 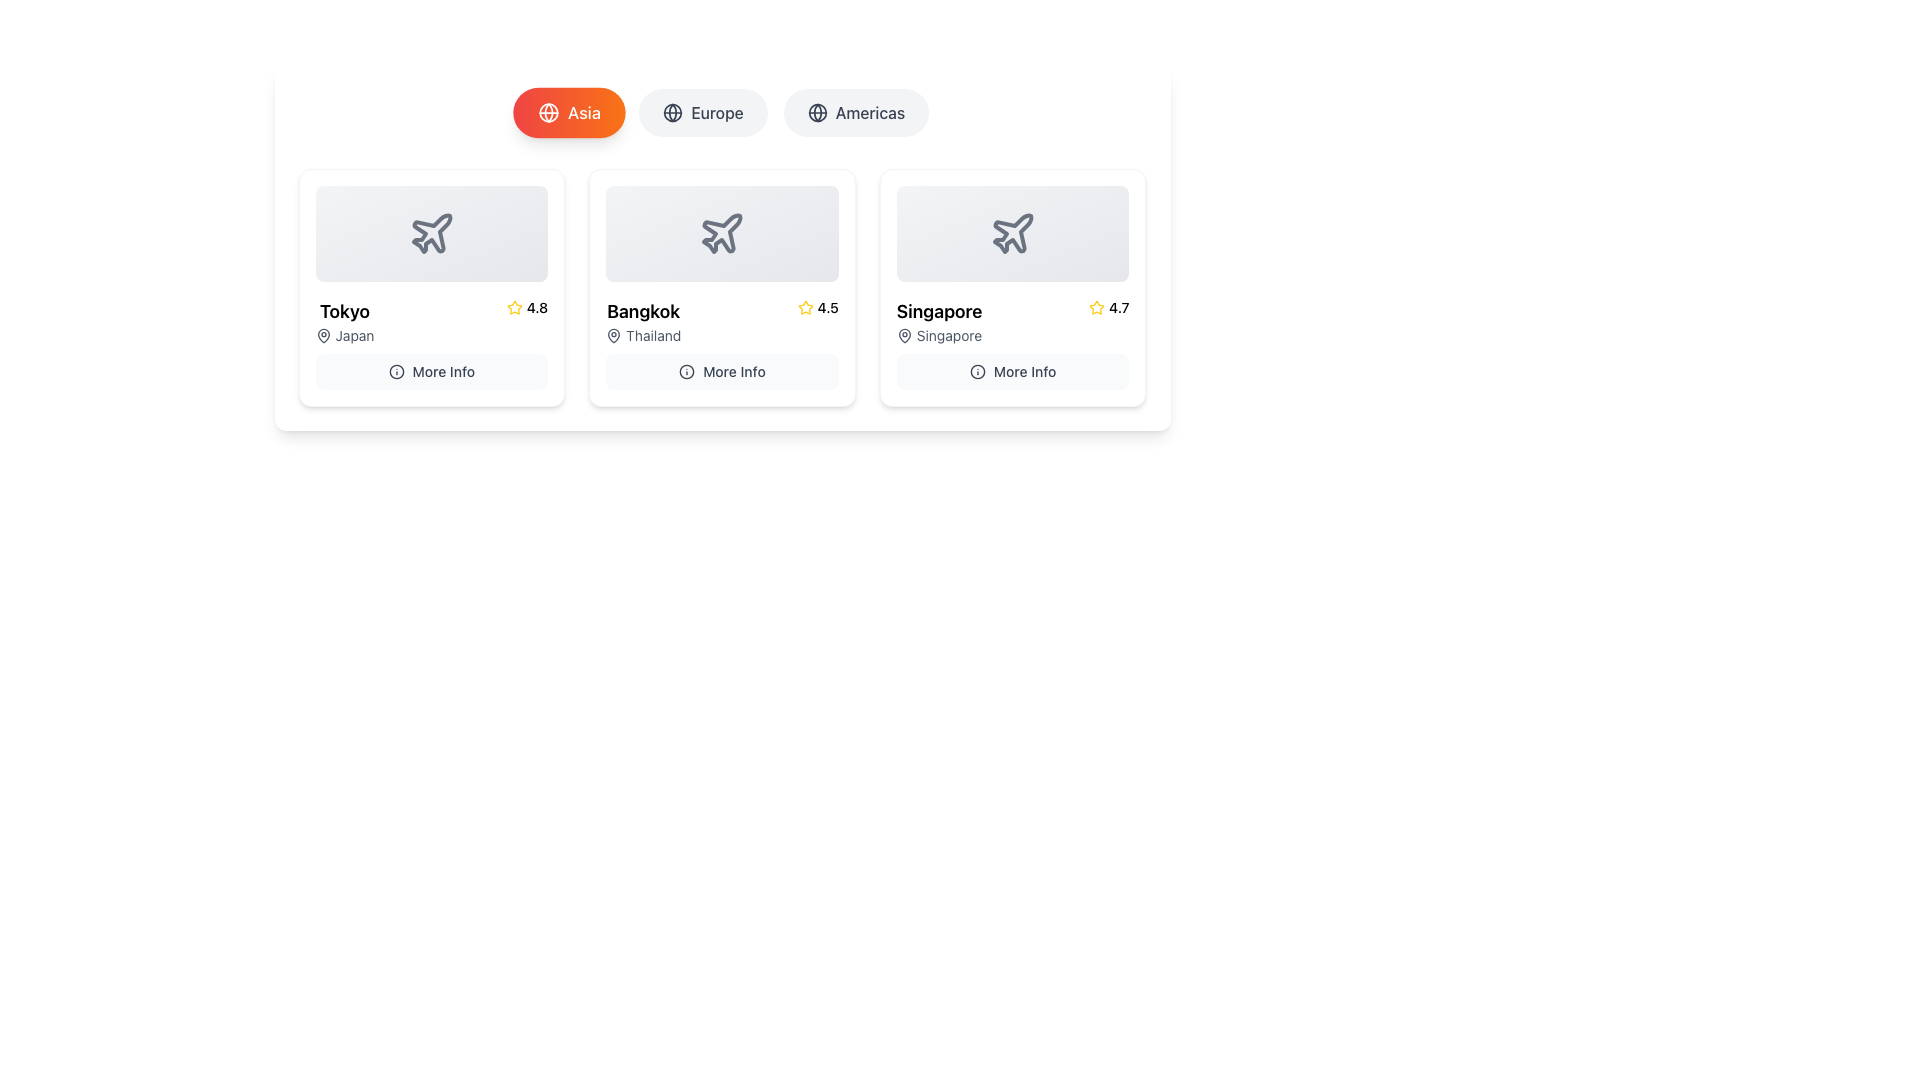 I want to click on the bold text label reading 'Bangkok', which is styled in a dark black color and serves as the title of a card in the interface, so click(x=643, y=312).